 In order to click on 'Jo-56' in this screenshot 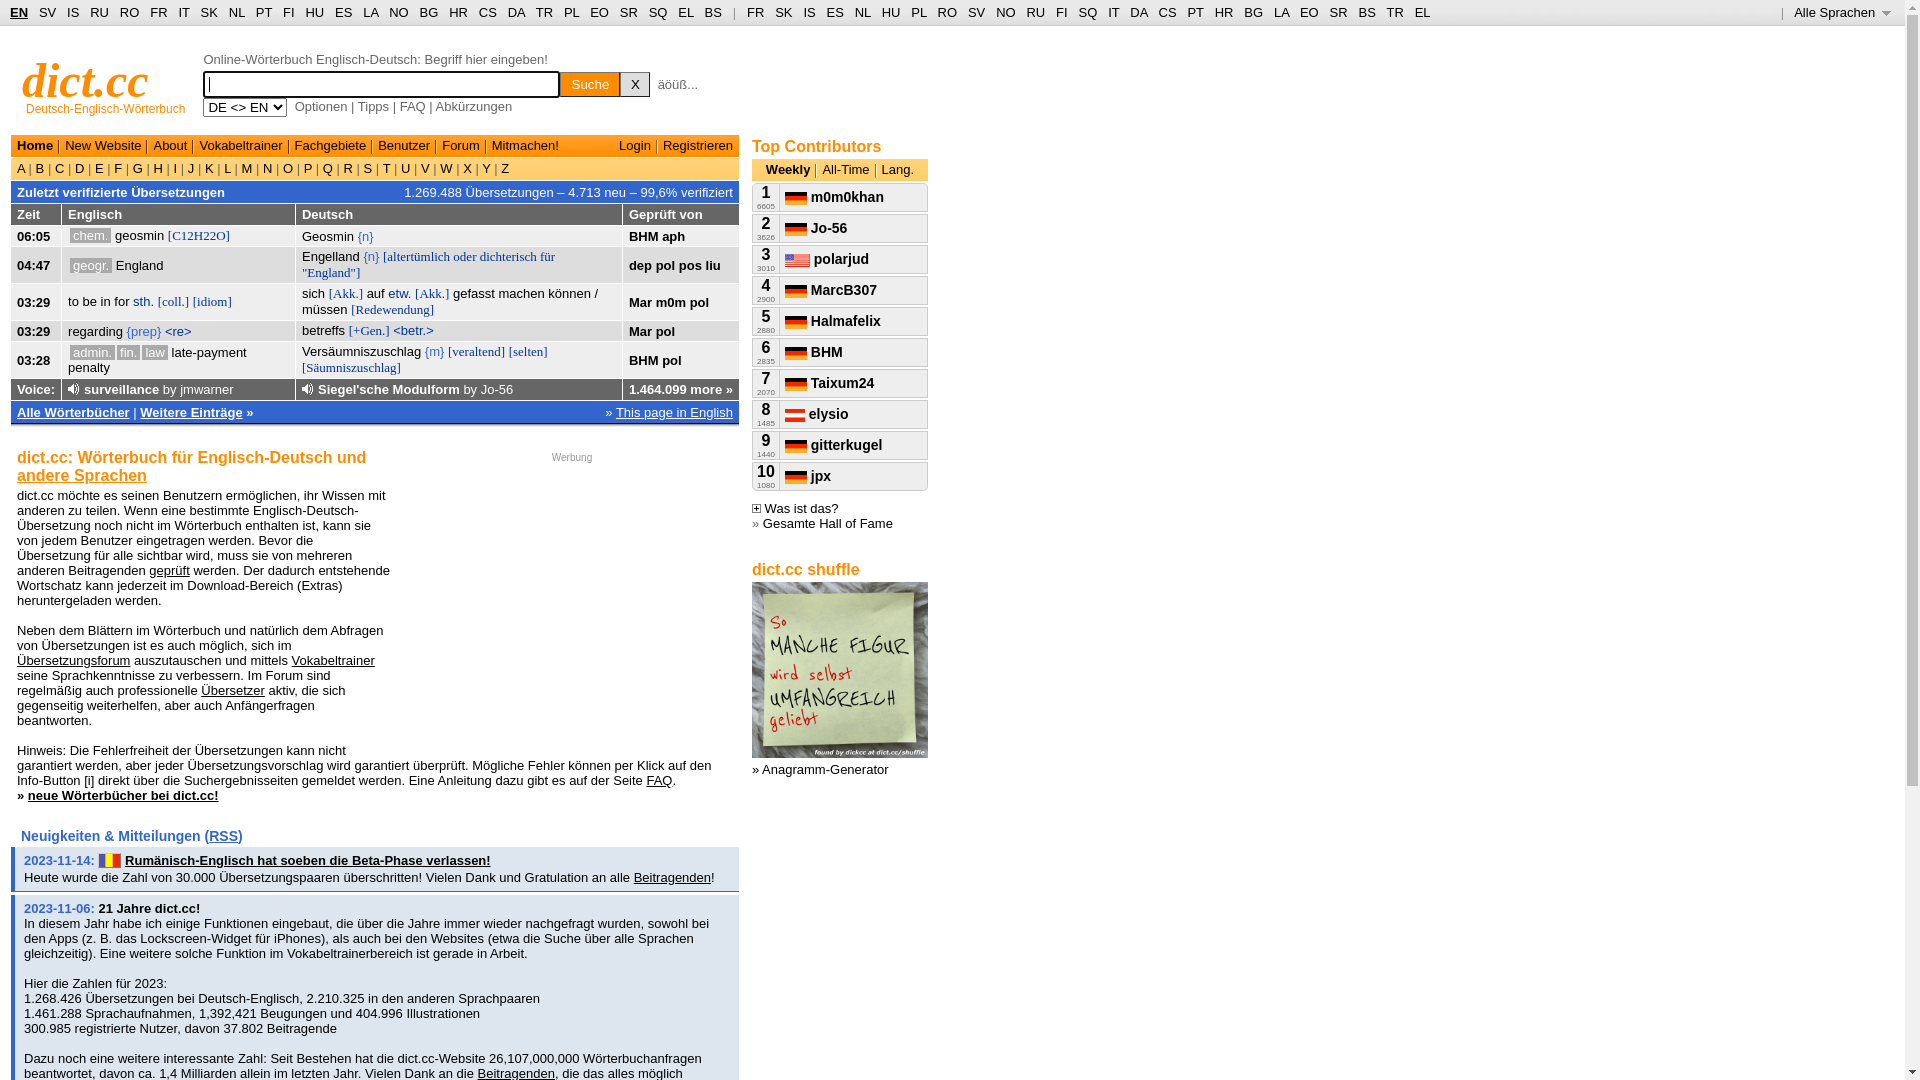, I will do `click(816, 226)`.